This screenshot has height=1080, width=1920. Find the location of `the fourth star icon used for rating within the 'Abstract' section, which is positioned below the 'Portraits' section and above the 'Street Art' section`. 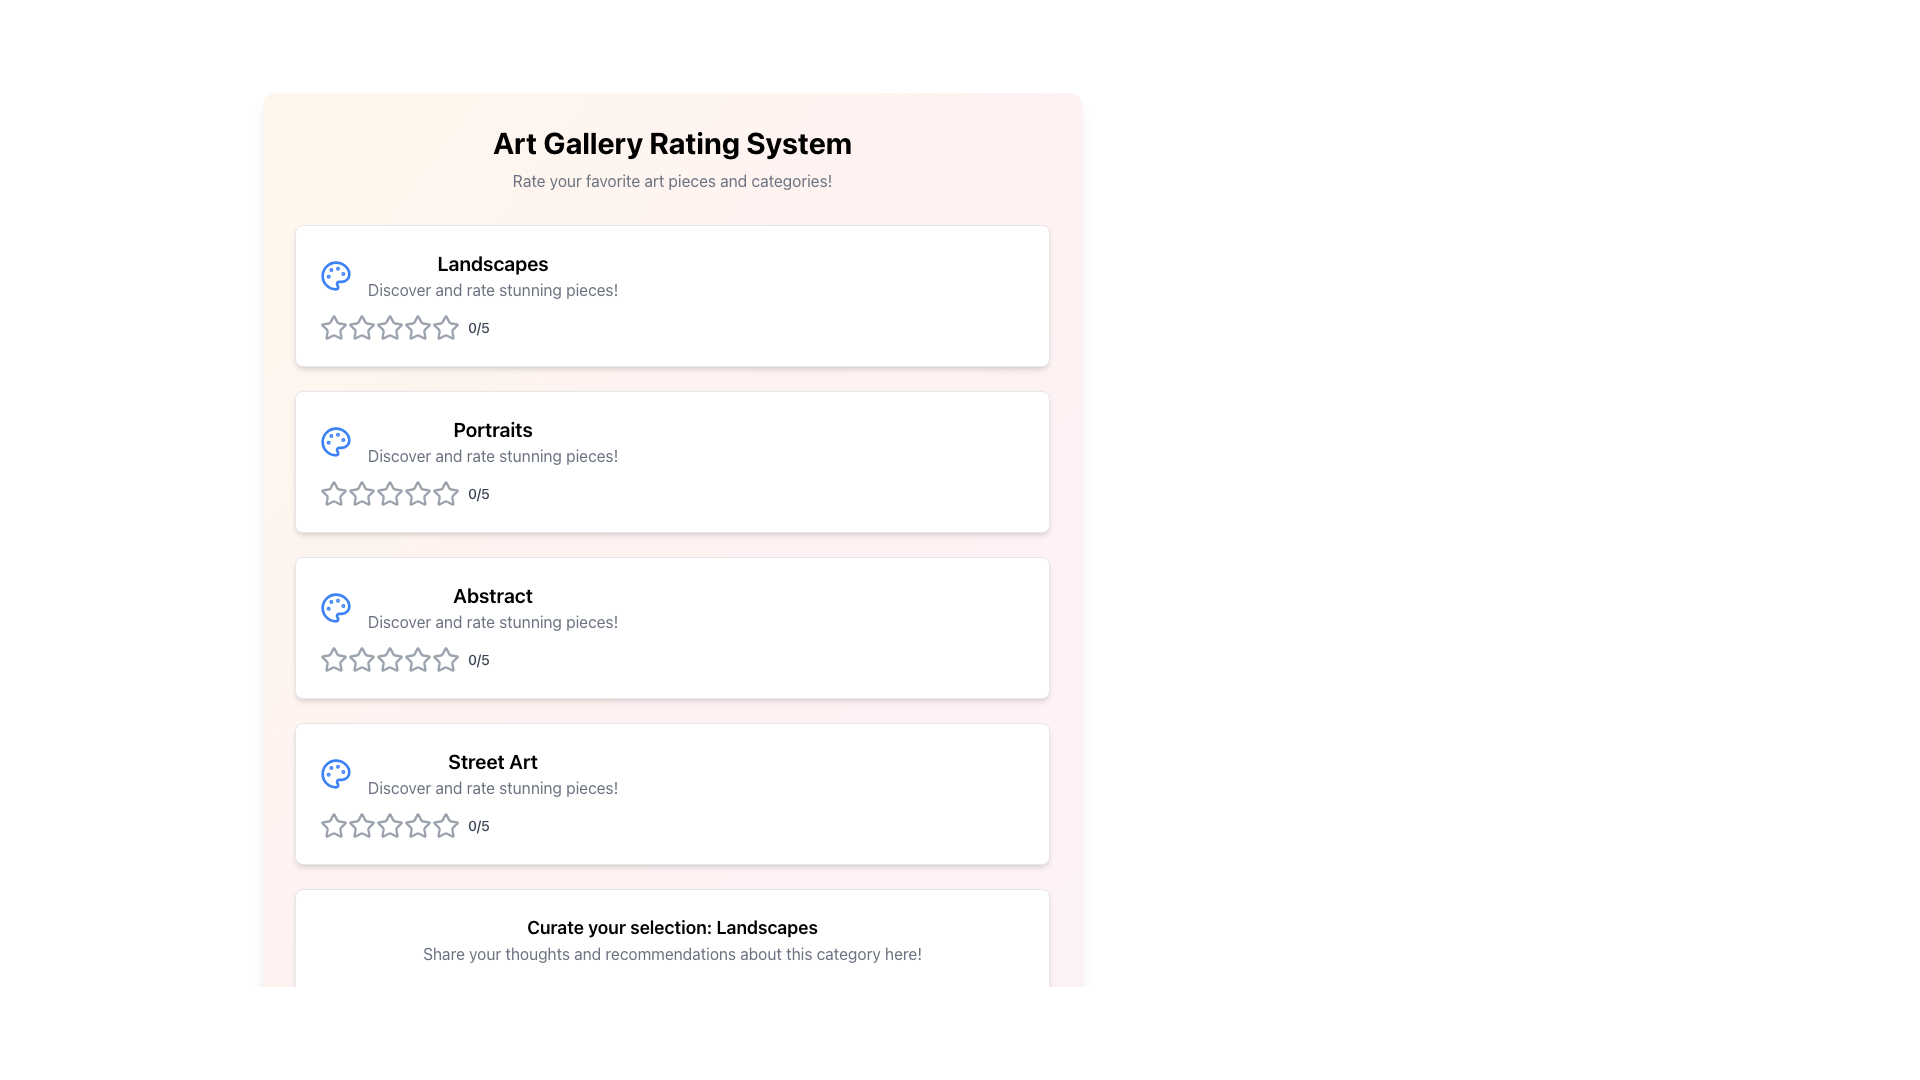

the fourth star icon used for rating within the 'Abstract' section, which is positioned below the 'Portraits' section and above the 'Street Art' section is located at coordinates (416, 659).